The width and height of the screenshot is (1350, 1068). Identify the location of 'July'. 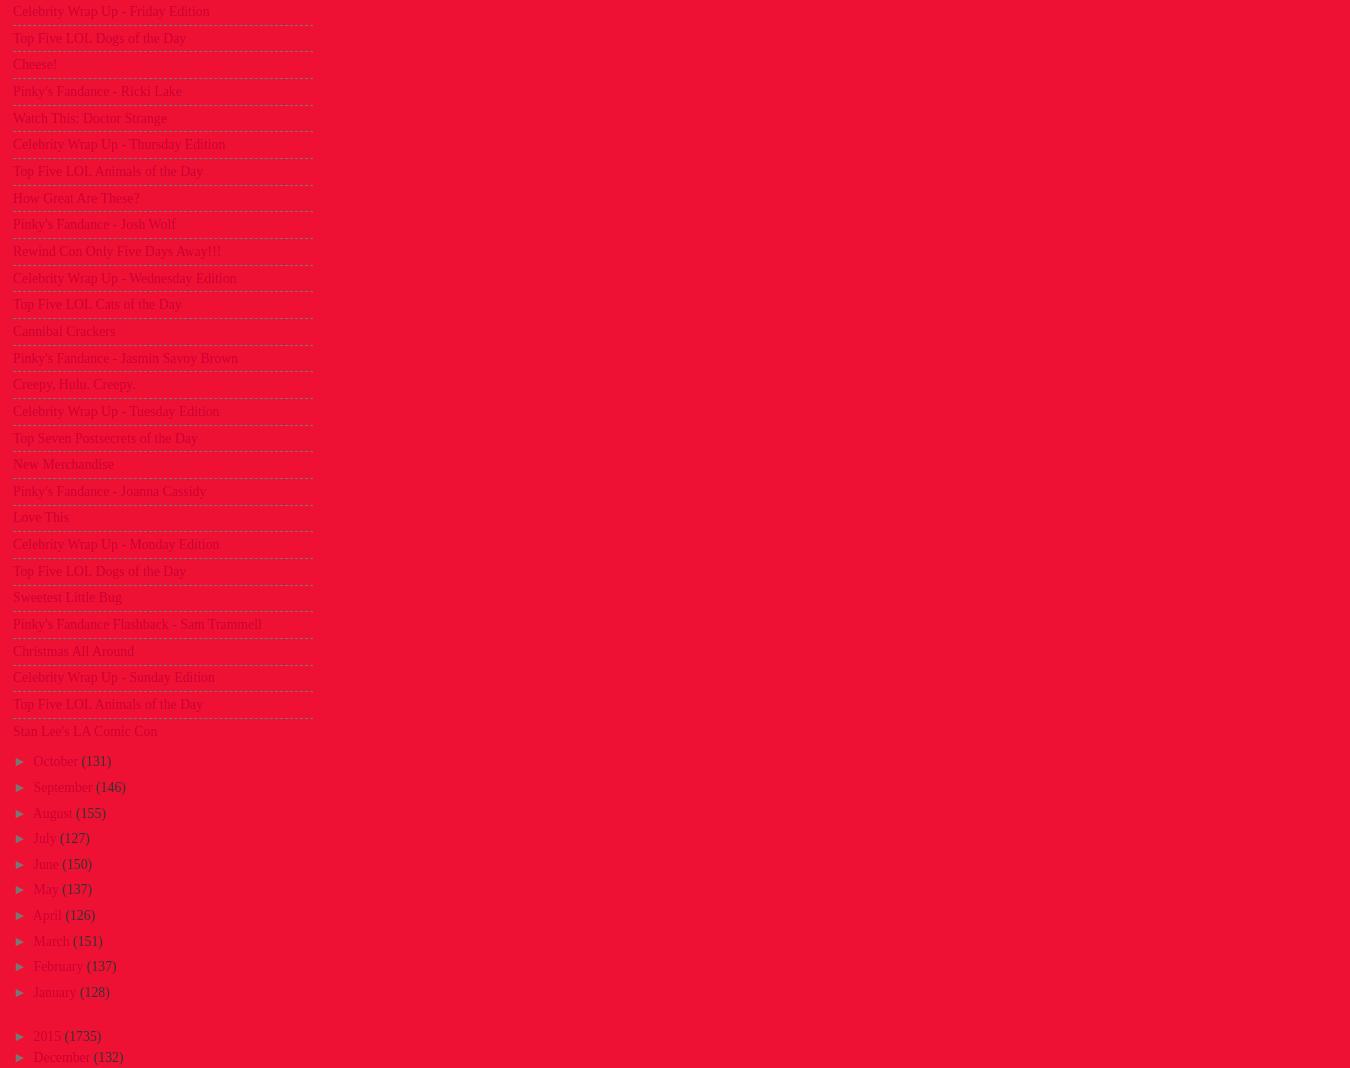
(45, 837).